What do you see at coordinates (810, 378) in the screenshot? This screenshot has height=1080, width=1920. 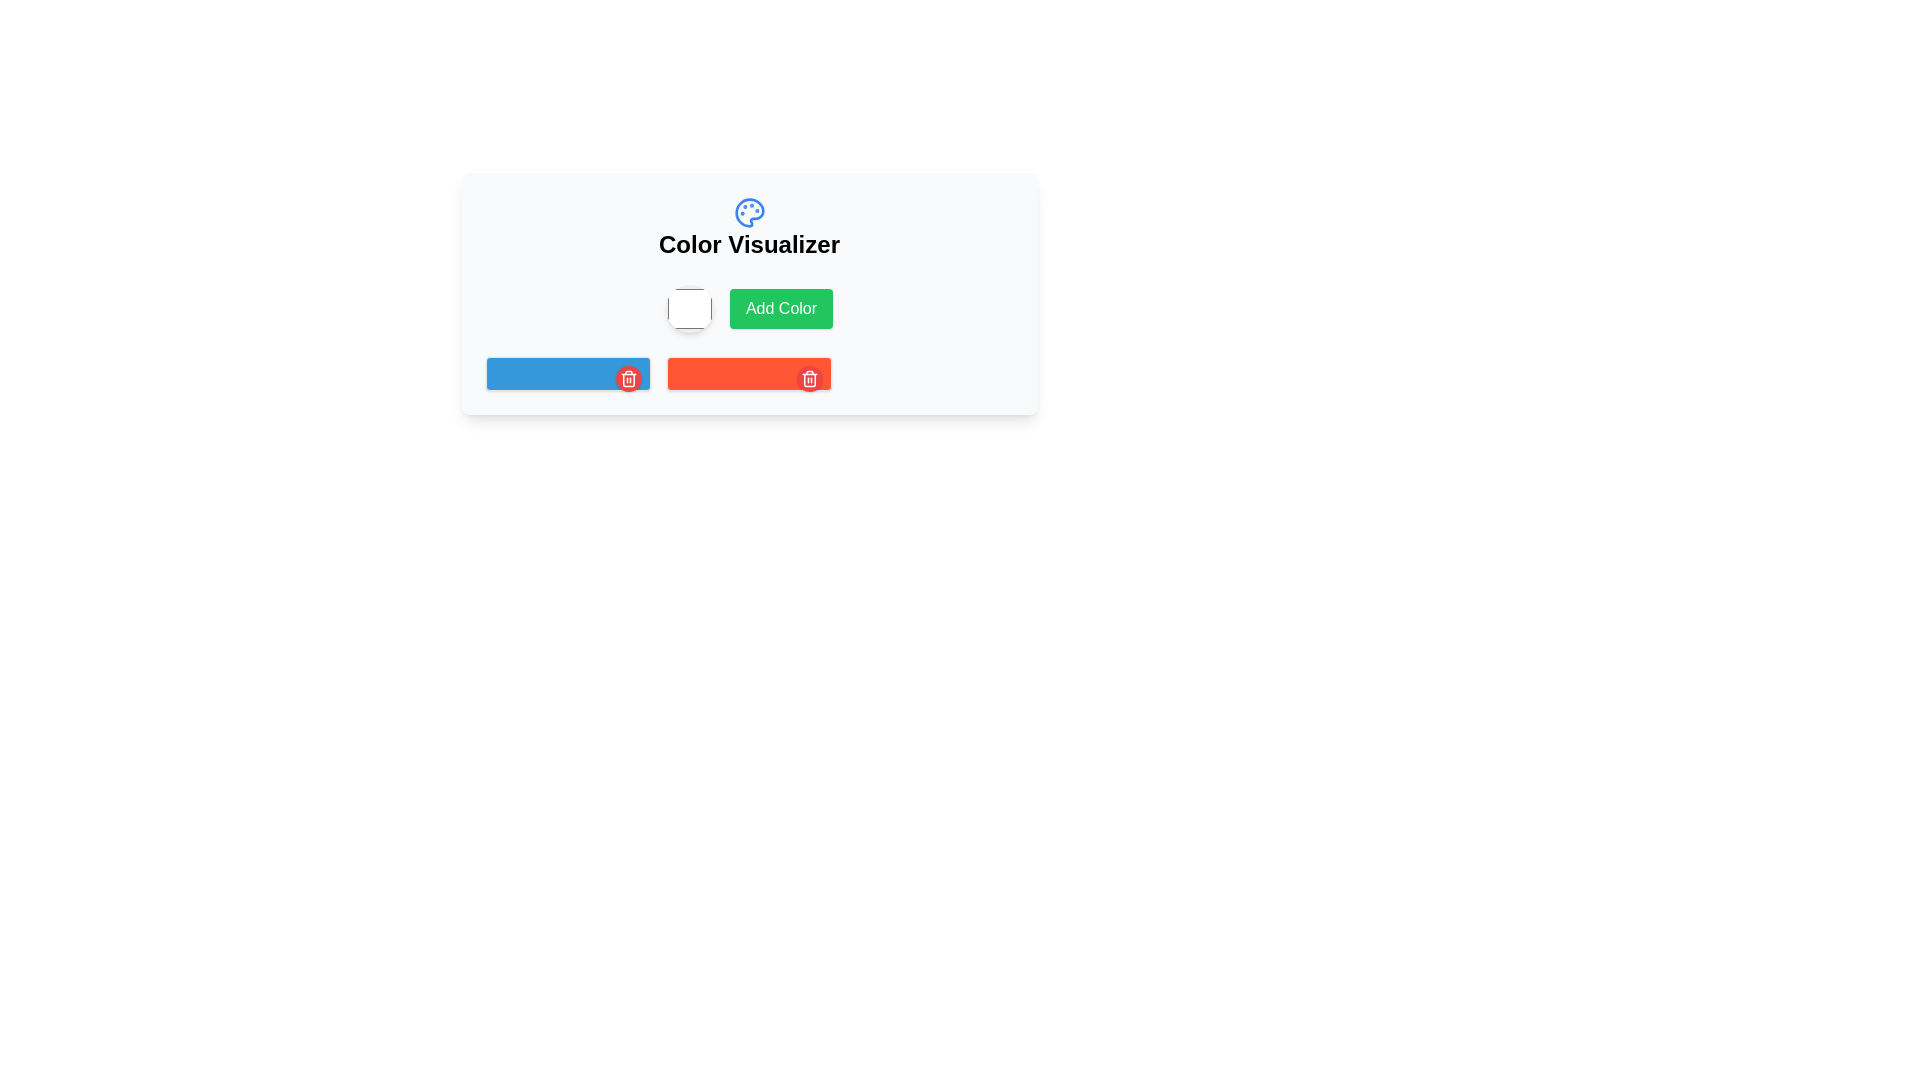 I see `the small circular button with a red background and a white trash can icon to observe any hover effects` at bounding box center [810, 378].